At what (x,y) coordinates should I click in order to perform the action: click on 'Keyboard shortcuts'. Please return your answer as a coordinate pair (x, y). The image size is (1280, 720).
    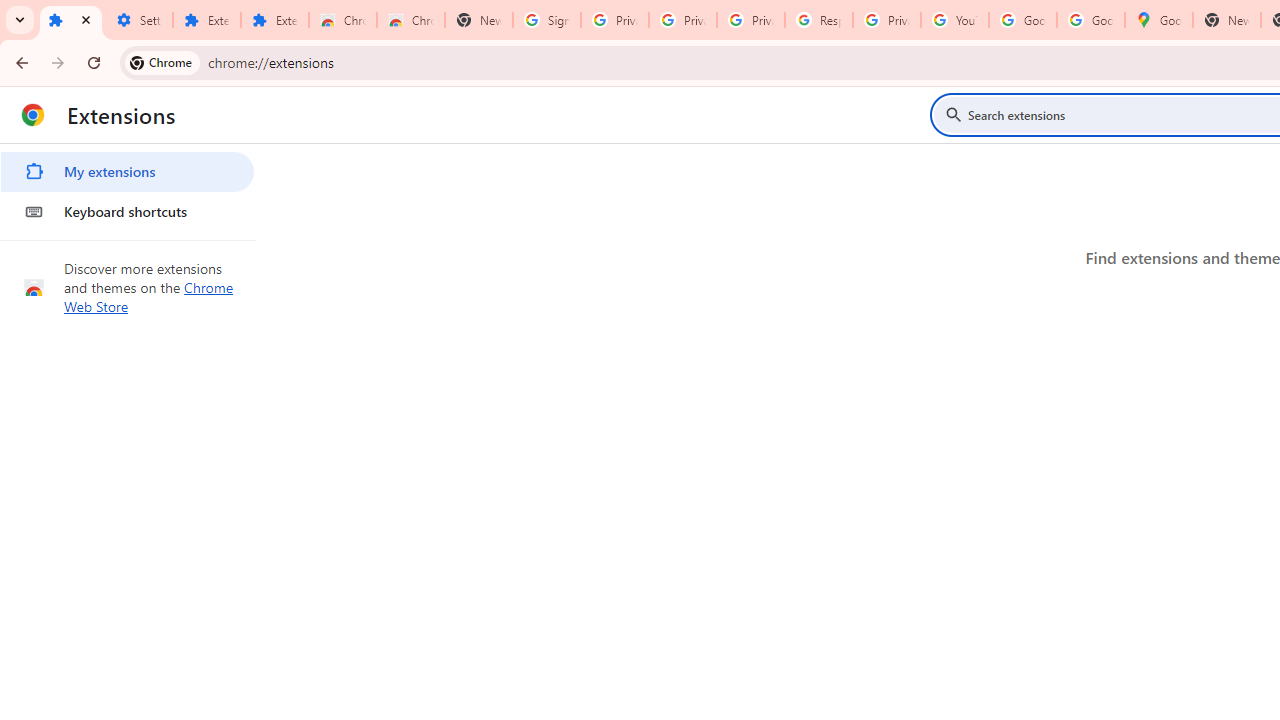
    Looking at the image, I should click on (126, 212).